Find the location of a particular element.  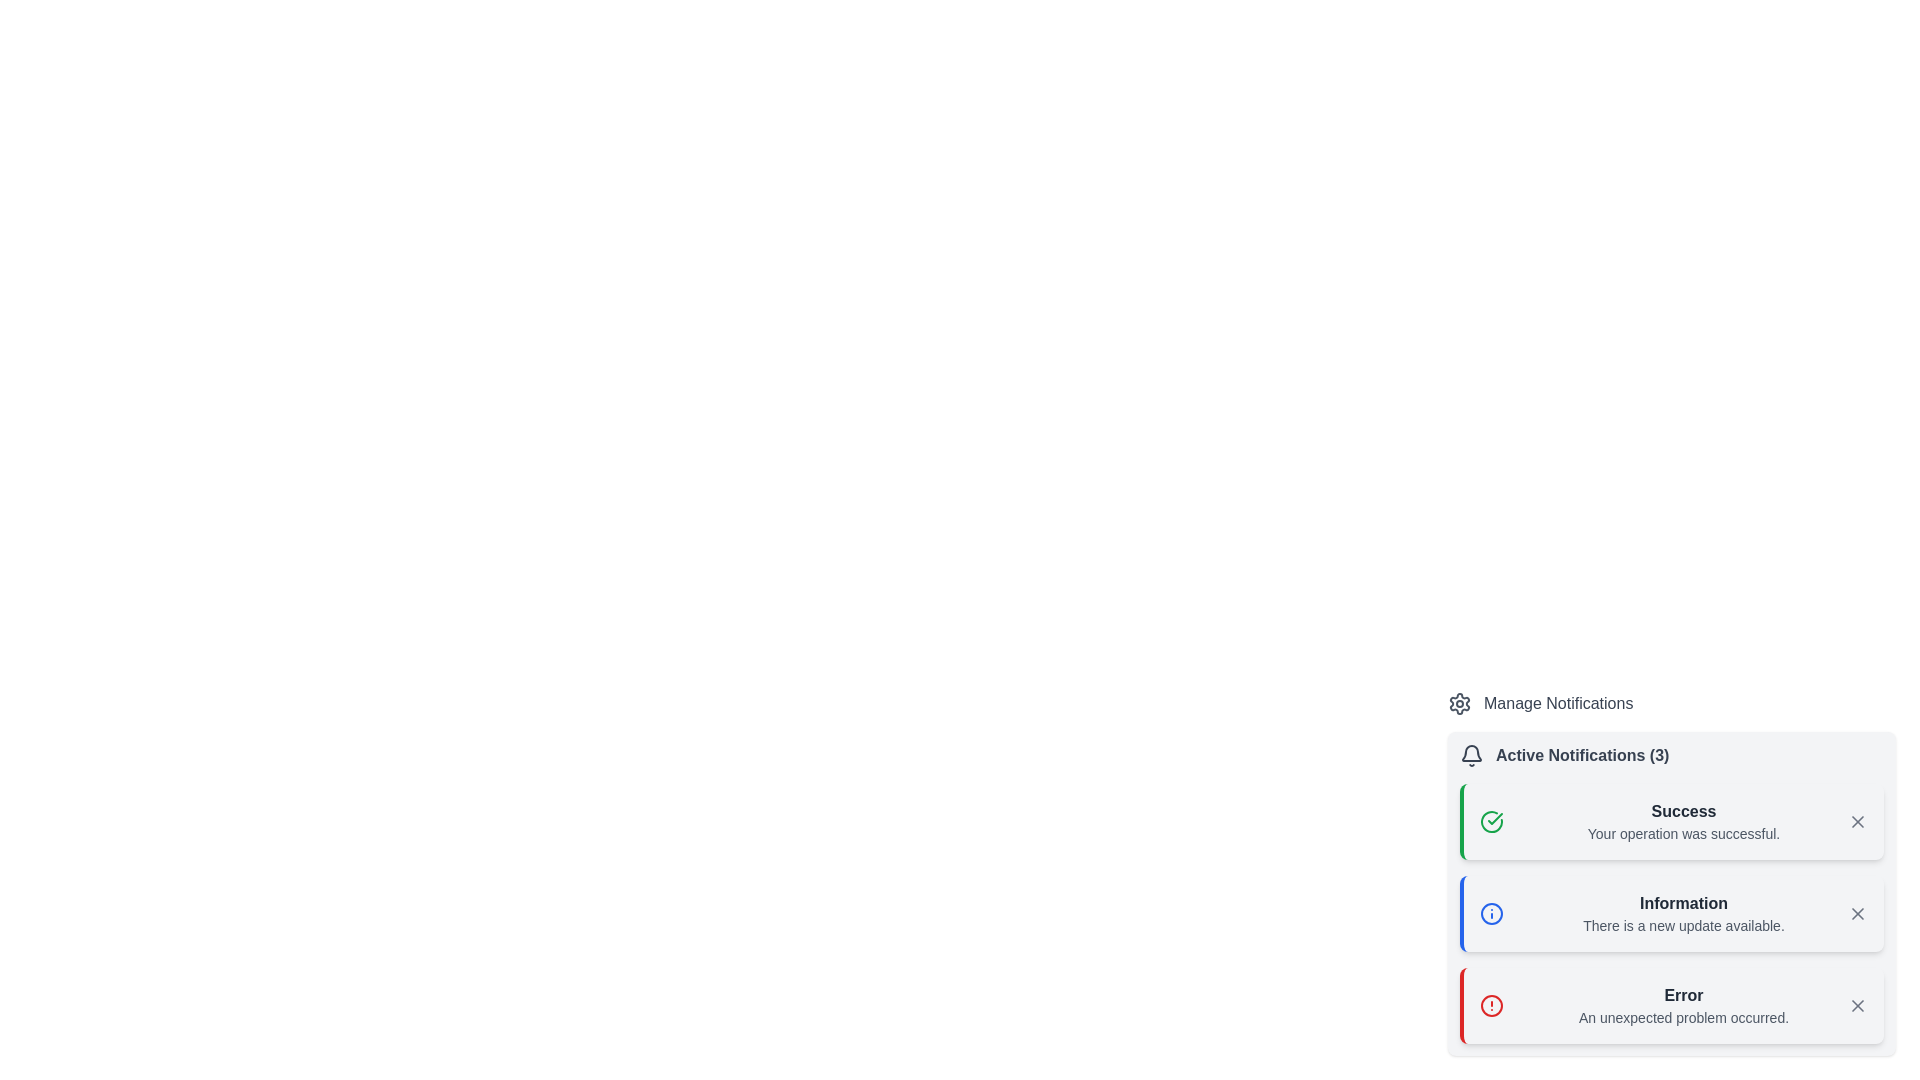

outer circle of the checkmark icon in the topmost 'Success' notification in the Active Notifications section for accessibility is located at coordinates (1492, 821).